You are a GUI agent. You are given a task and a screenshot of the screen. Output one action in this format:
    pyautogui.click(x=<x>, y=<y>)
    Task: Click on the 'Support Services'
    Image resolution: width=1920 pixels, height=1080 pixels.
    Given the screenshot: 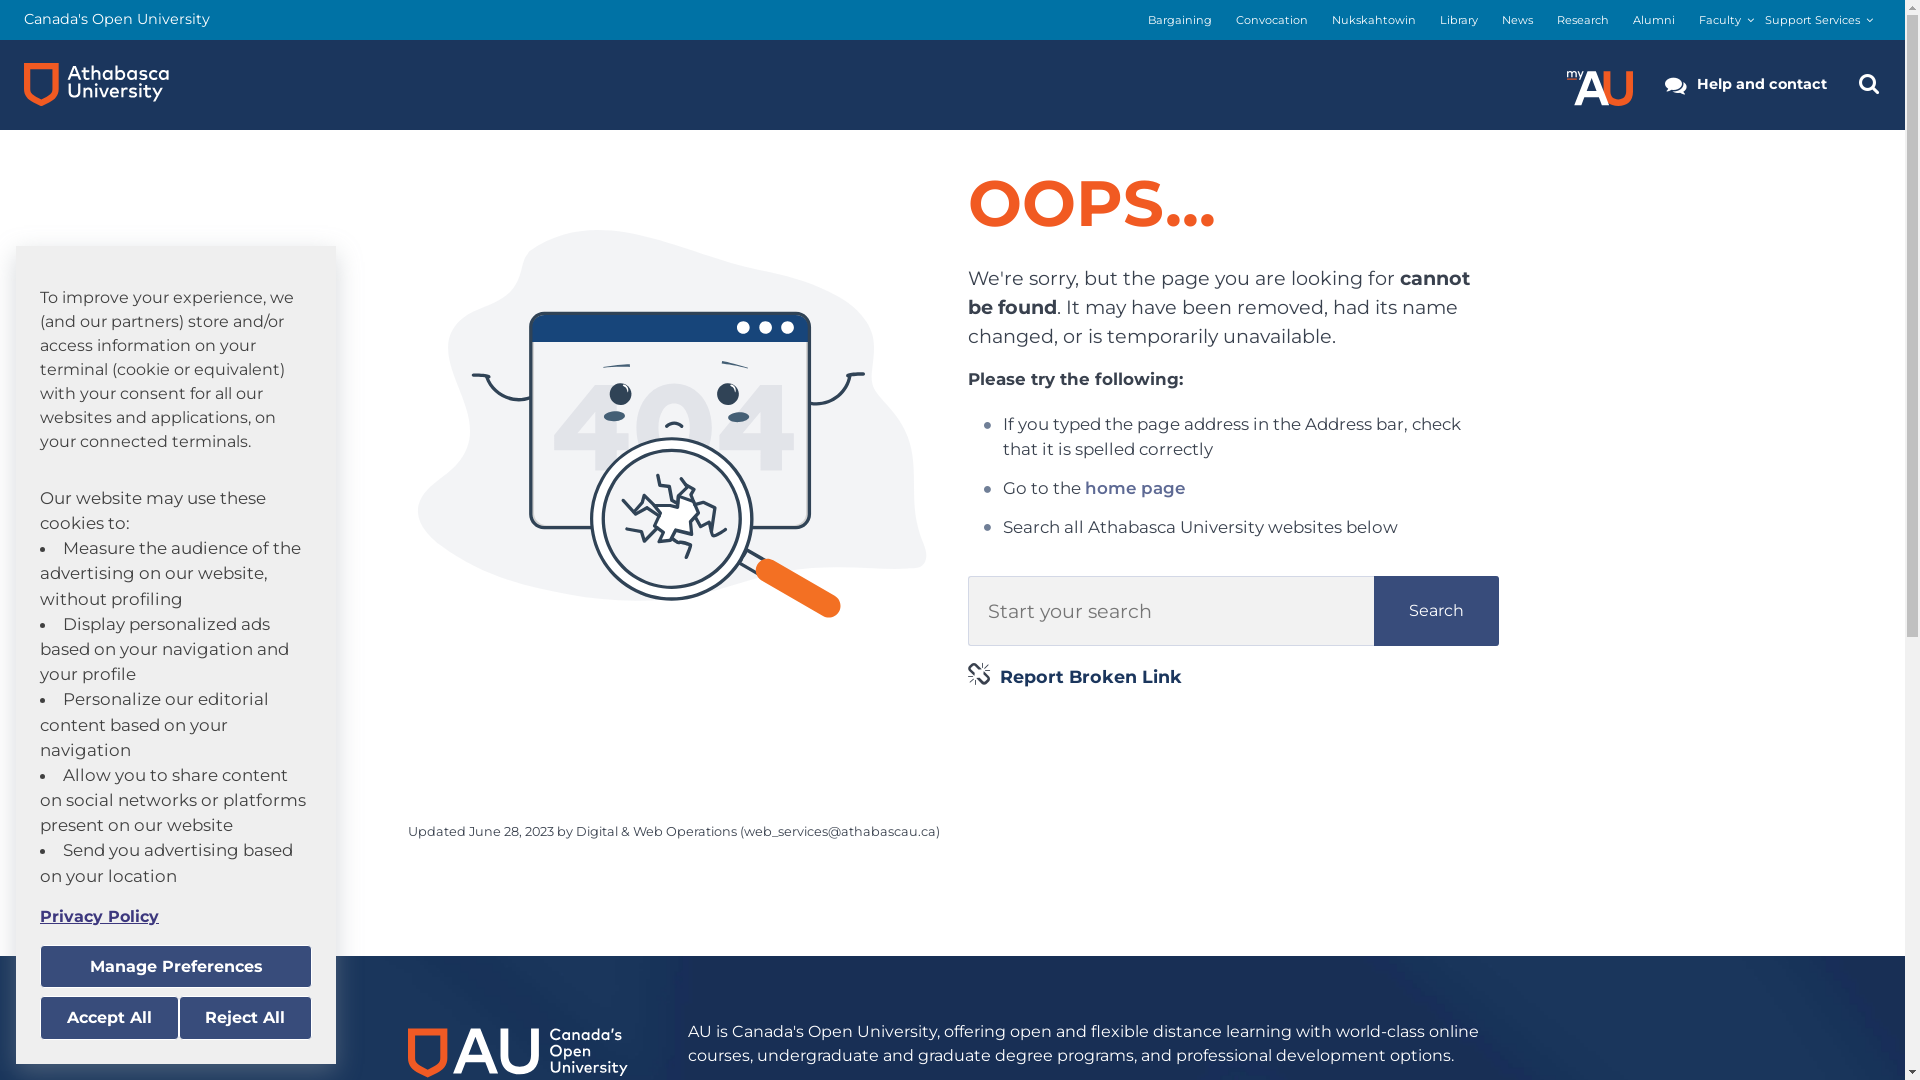 What is the action you would take?
    pyautogui.click(x=1812, y=20)
    